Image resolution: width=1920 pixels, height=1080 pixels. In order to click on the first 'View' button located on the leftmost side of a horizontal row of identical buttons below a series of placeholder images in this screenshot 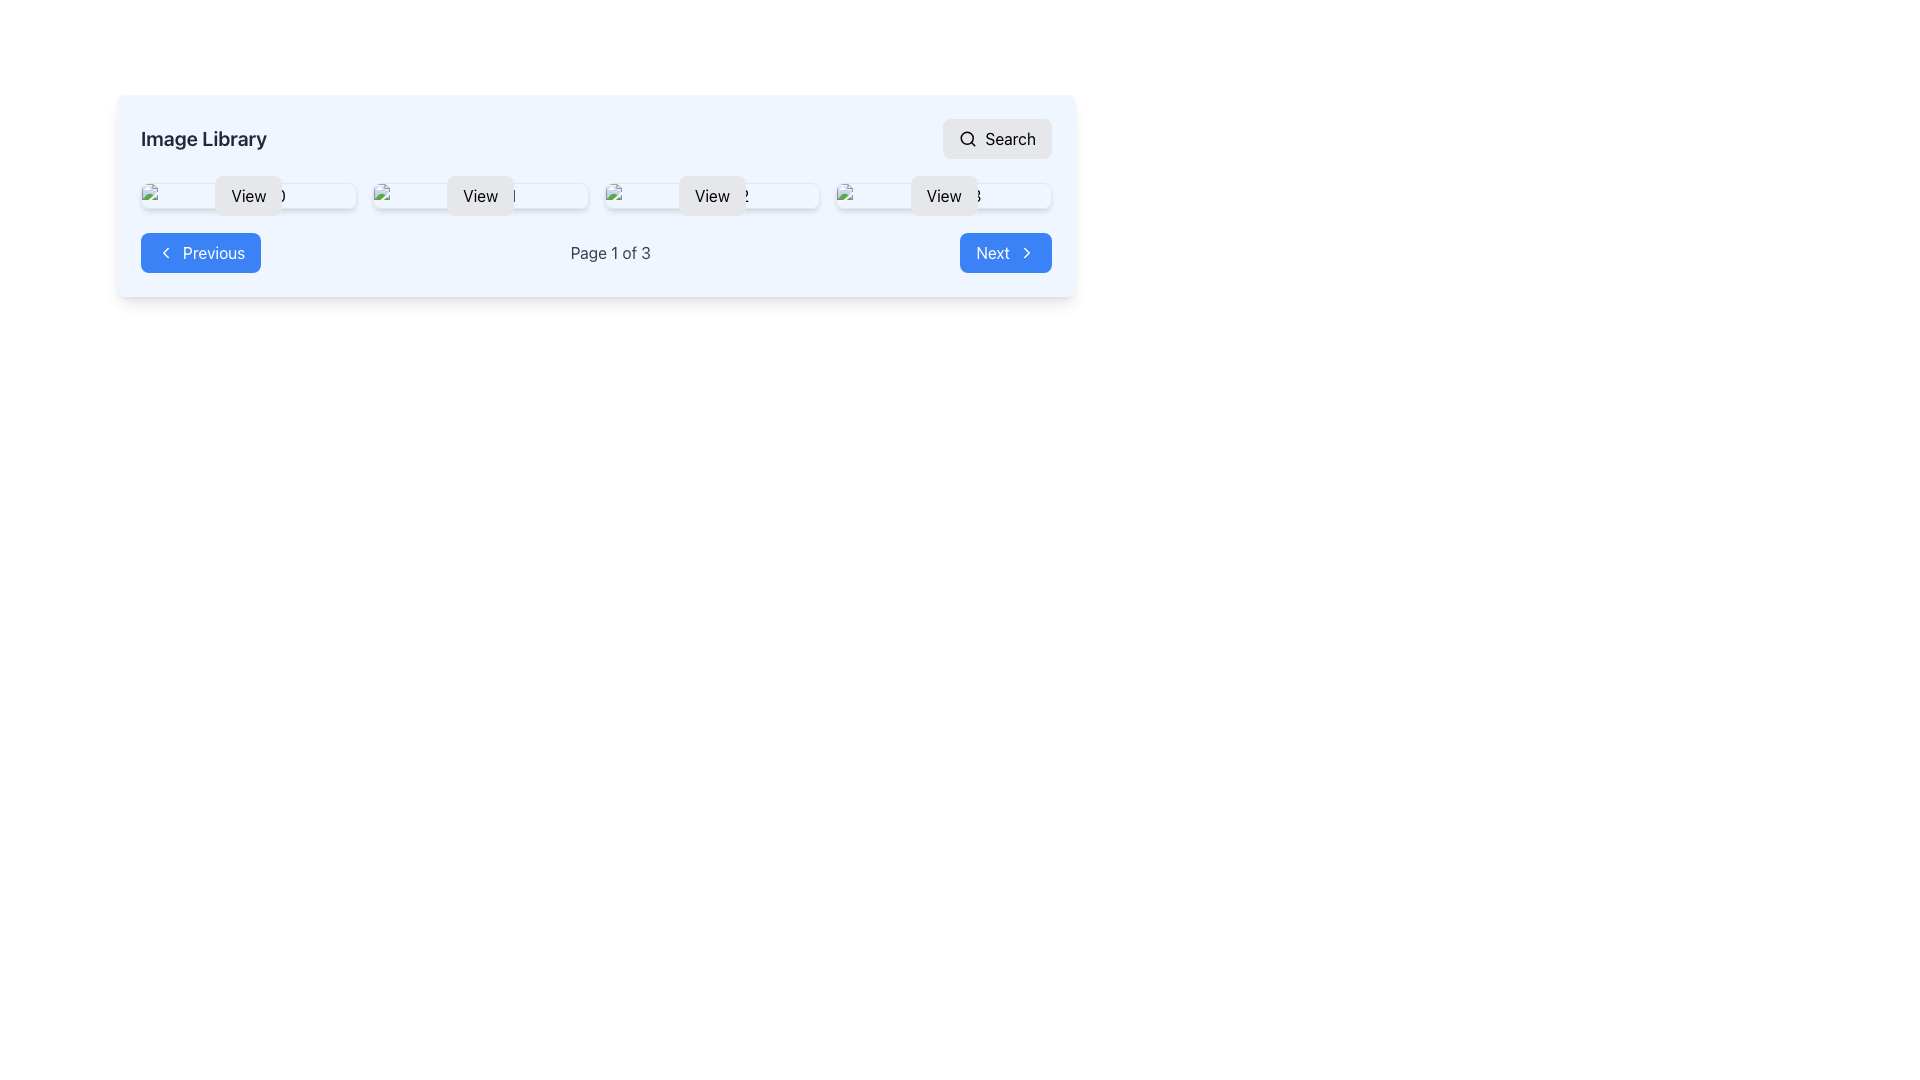, I will do `click(247, 196)`.